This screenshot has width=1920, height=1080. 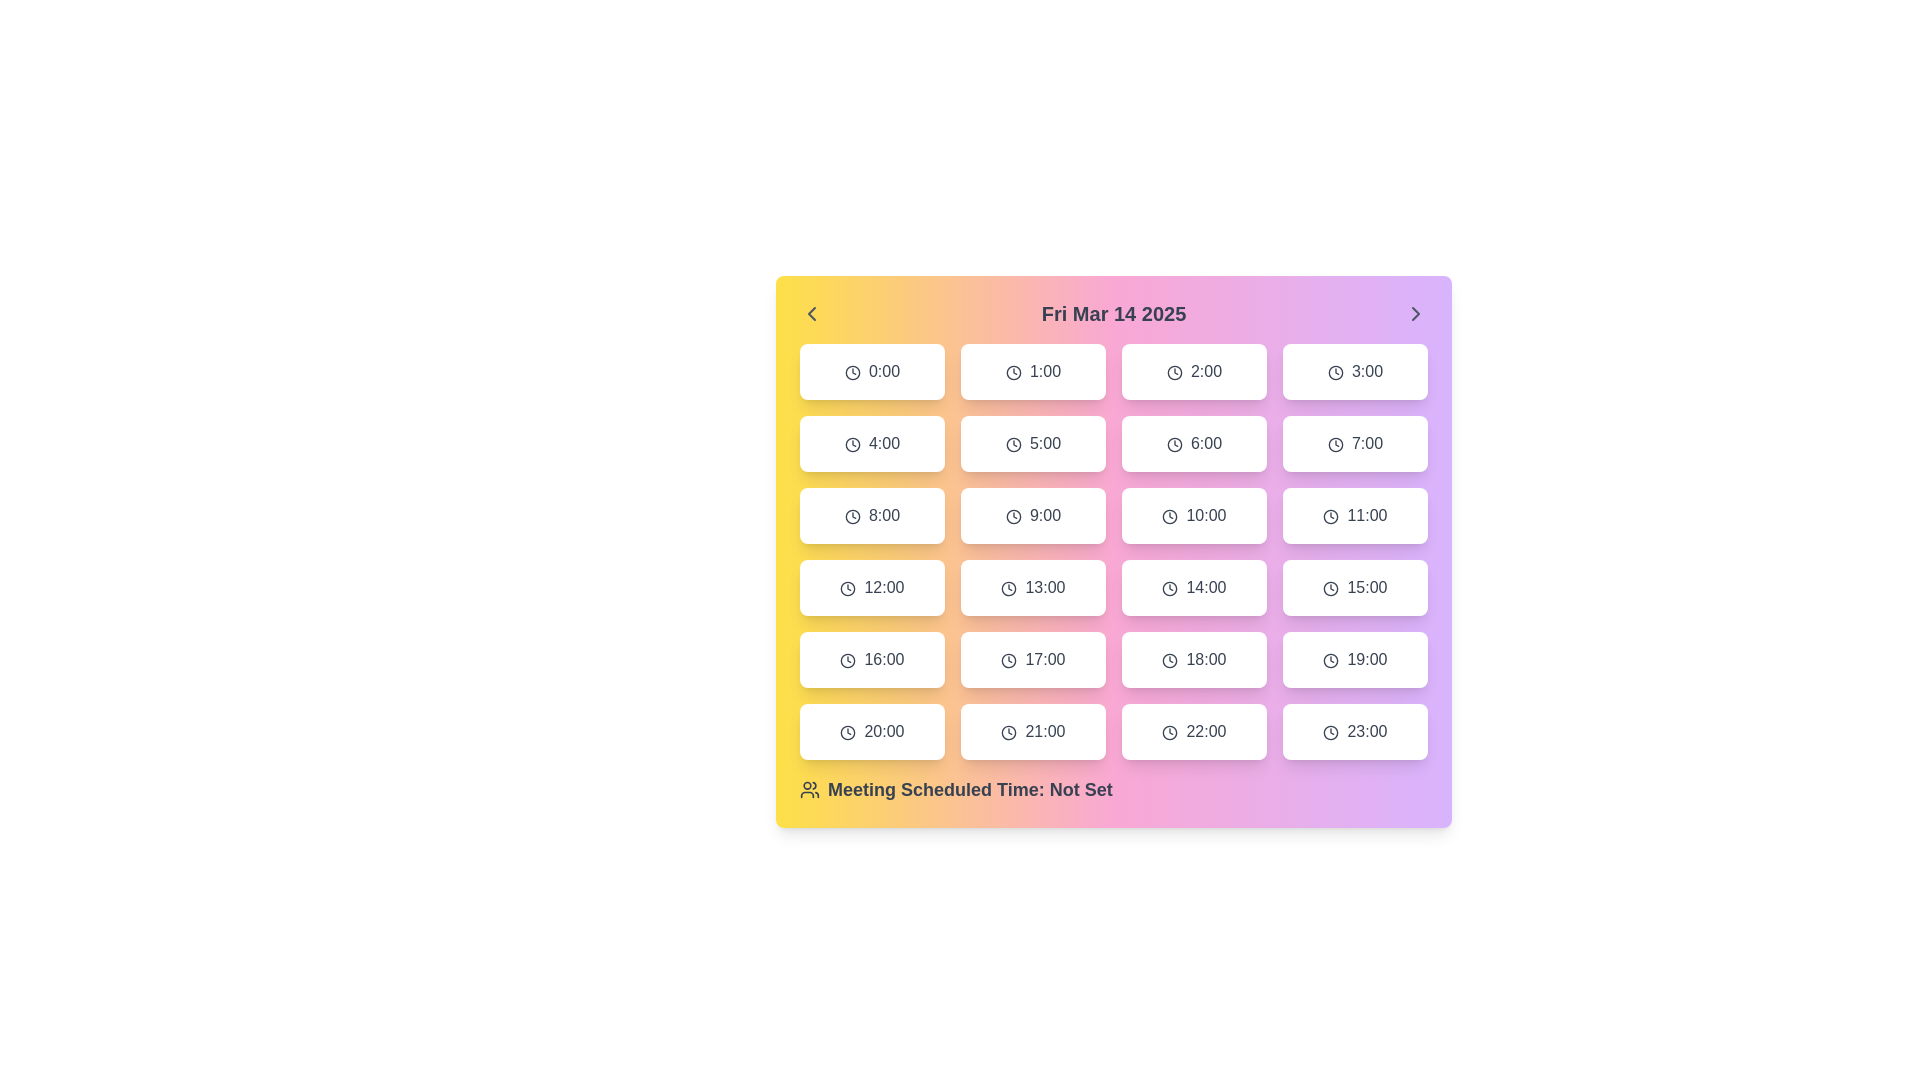 I want to click on the decorative icon representing the time slot '14:00' in the scheduling interface, located in the third column of the fourth row, so click(x=1170, y=587).